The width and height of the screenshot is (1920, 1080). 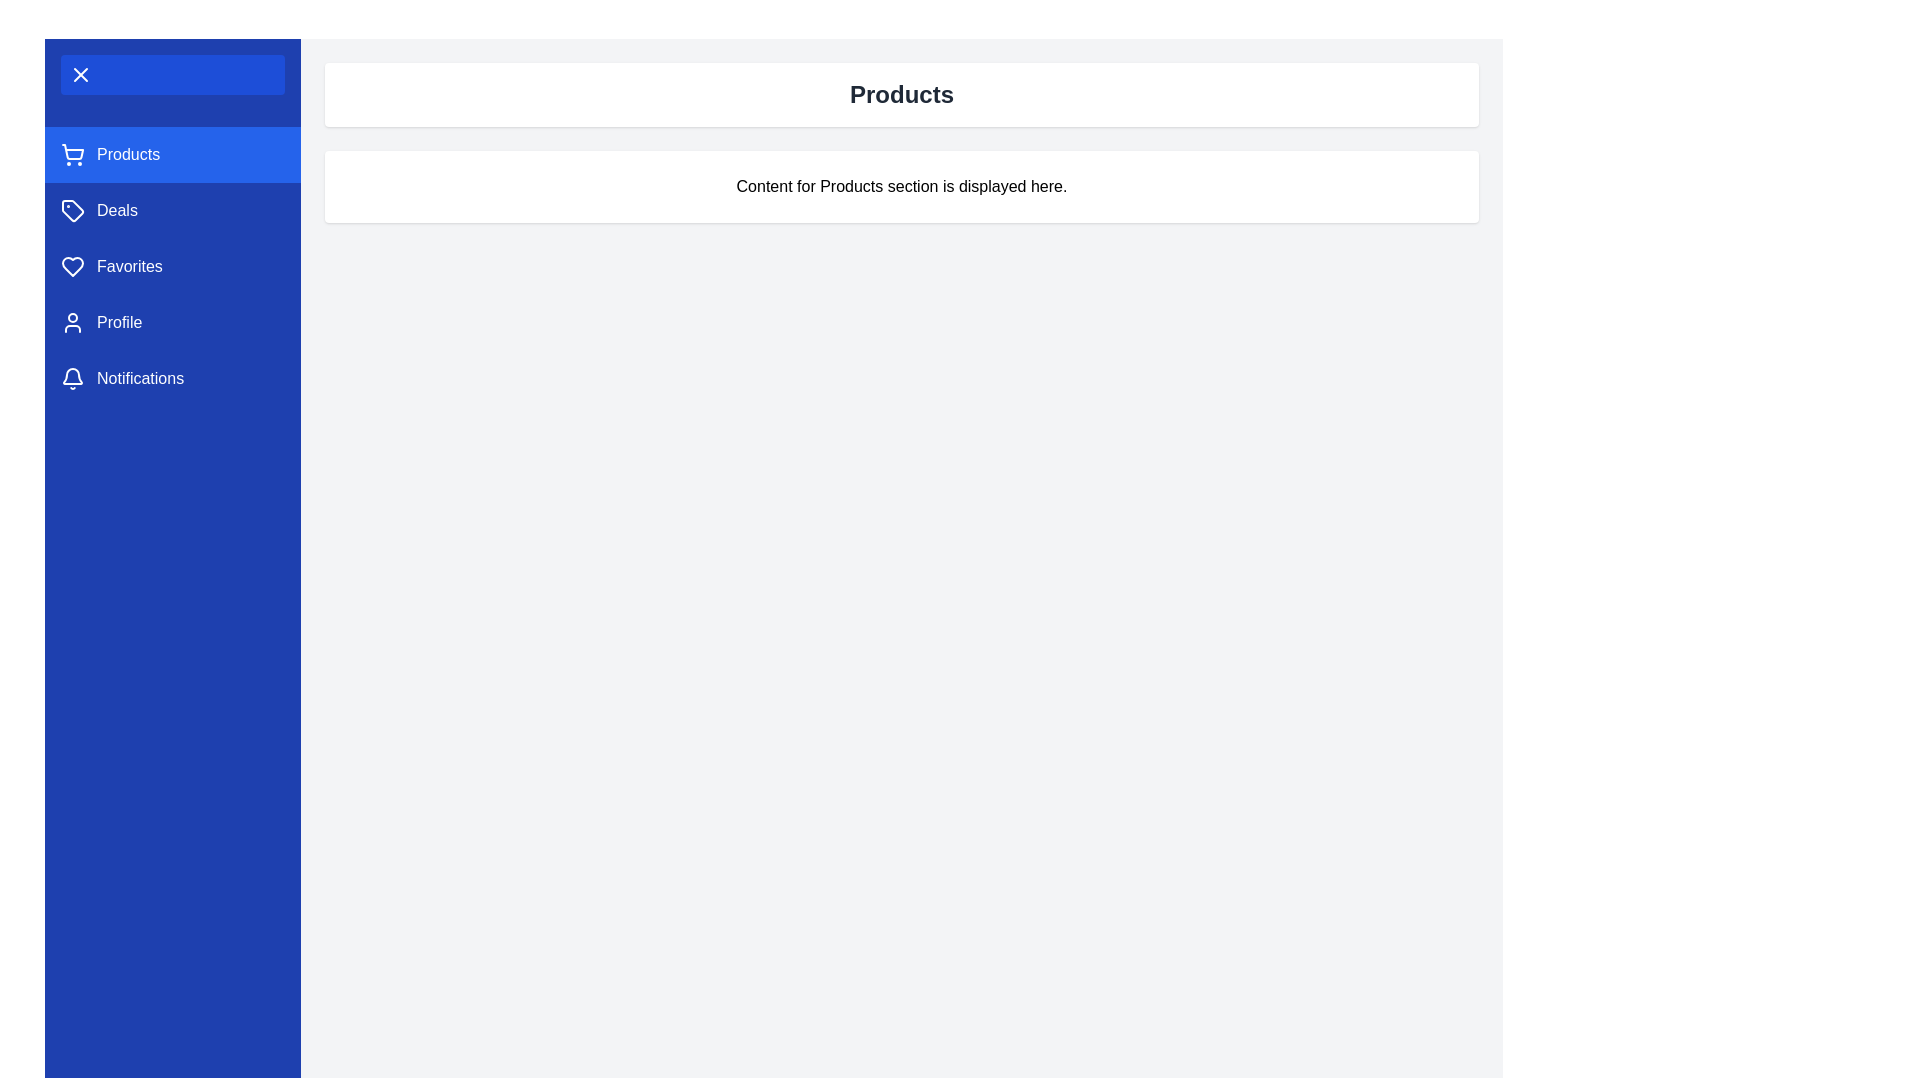 I want to click on the 'Deals' text label, which is displayed in white on a blue background and located in the vertical sidebar menu, positioned between 'Products' and 'Favorites', so click(x=116, y=211).